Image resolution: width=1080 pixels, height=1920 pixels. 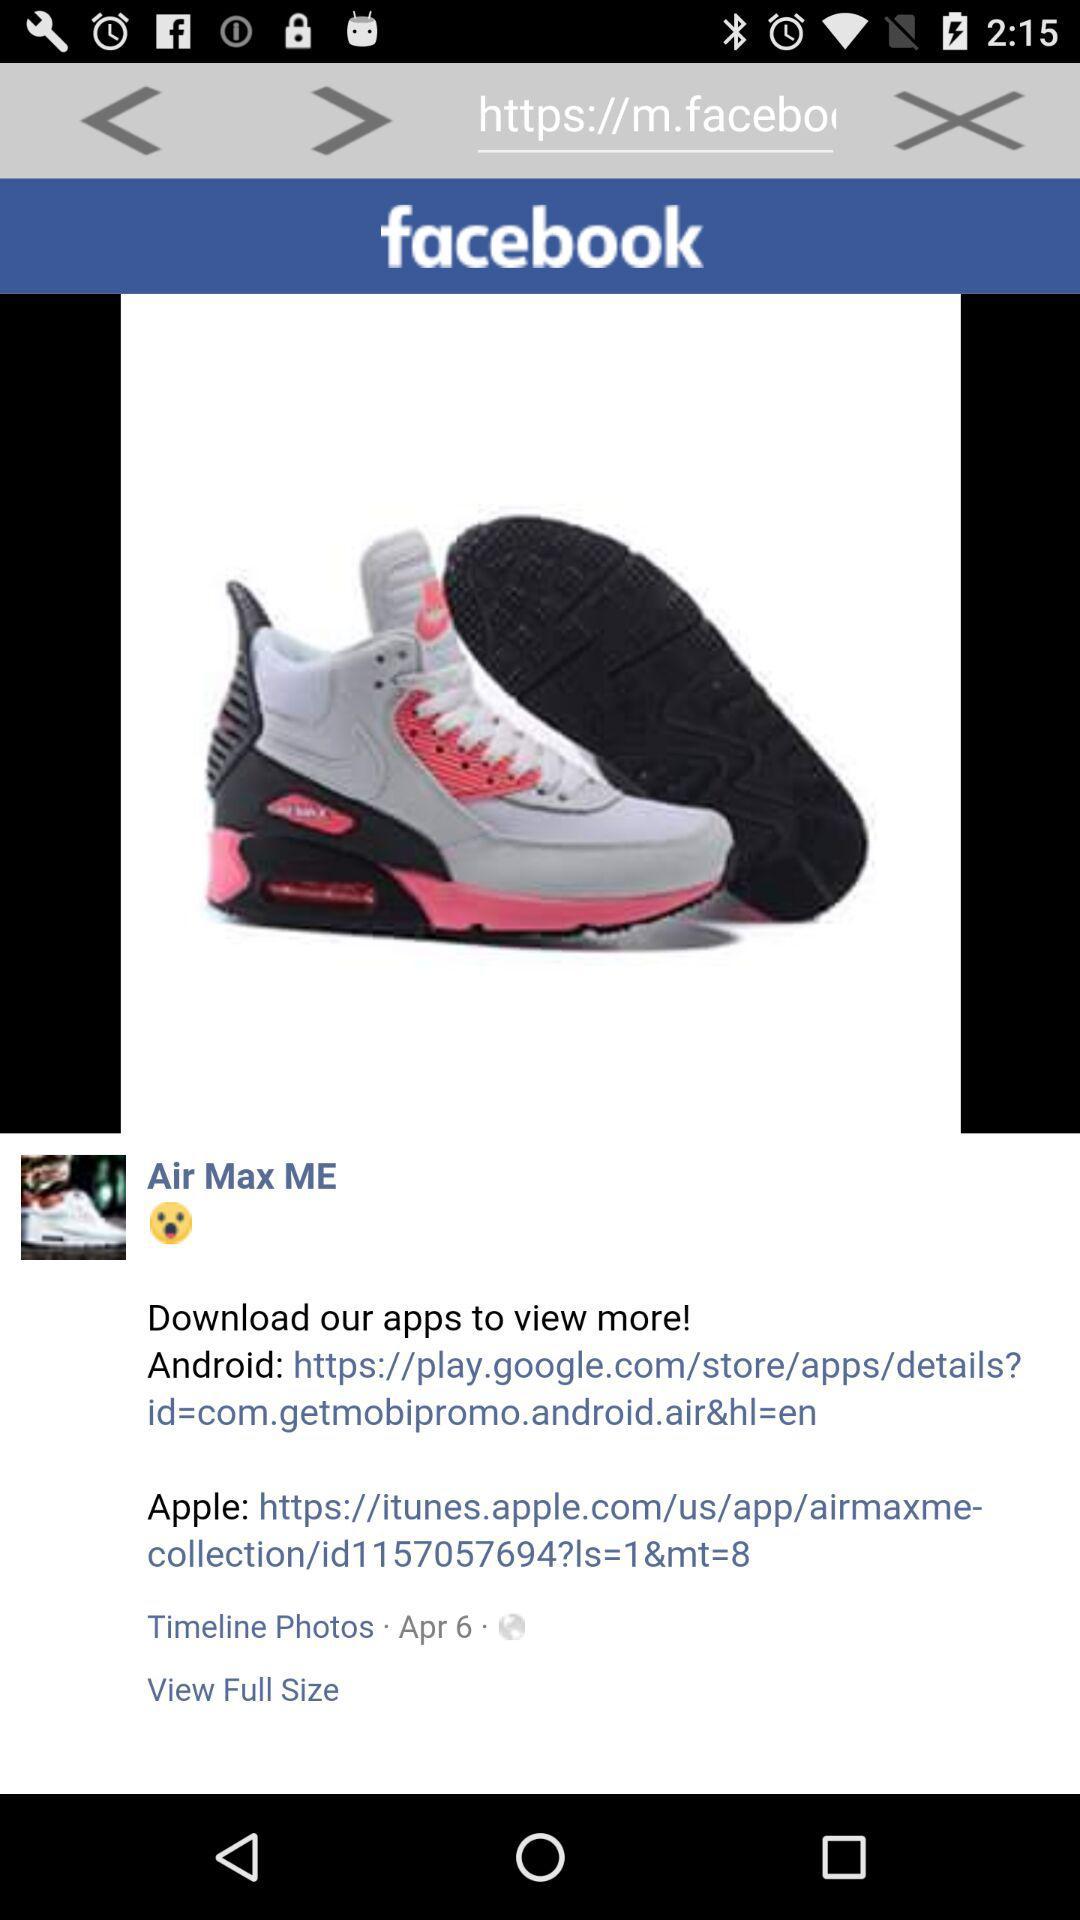 What do you see at coordinates (958, 119) in the screenshot?
I see `close` at bounding box center [958, 119].